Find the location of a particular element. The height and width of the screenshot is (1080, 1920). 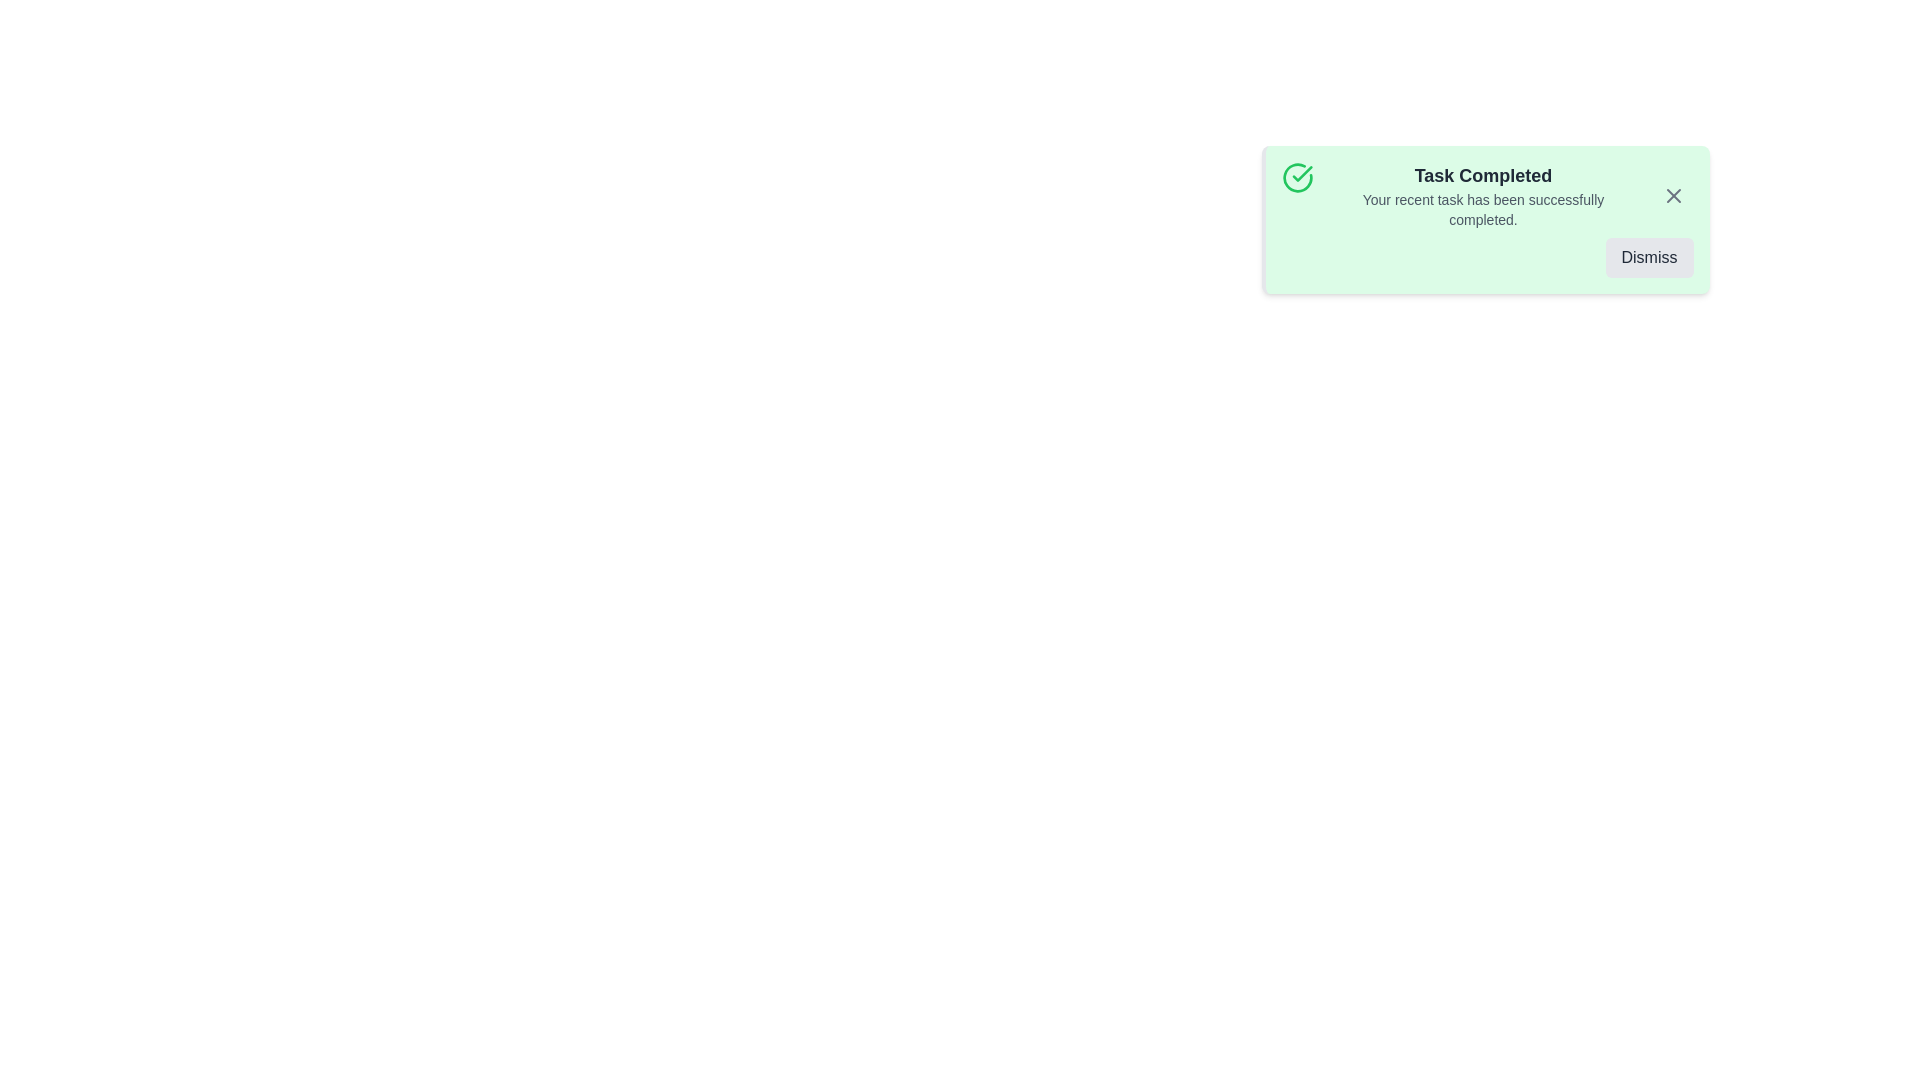

the close icon located at the top-right corner of the notification box for 'Task Completed' to possibly reveal additional tooltip or highlight effect is located at coordinates (1673, 196).